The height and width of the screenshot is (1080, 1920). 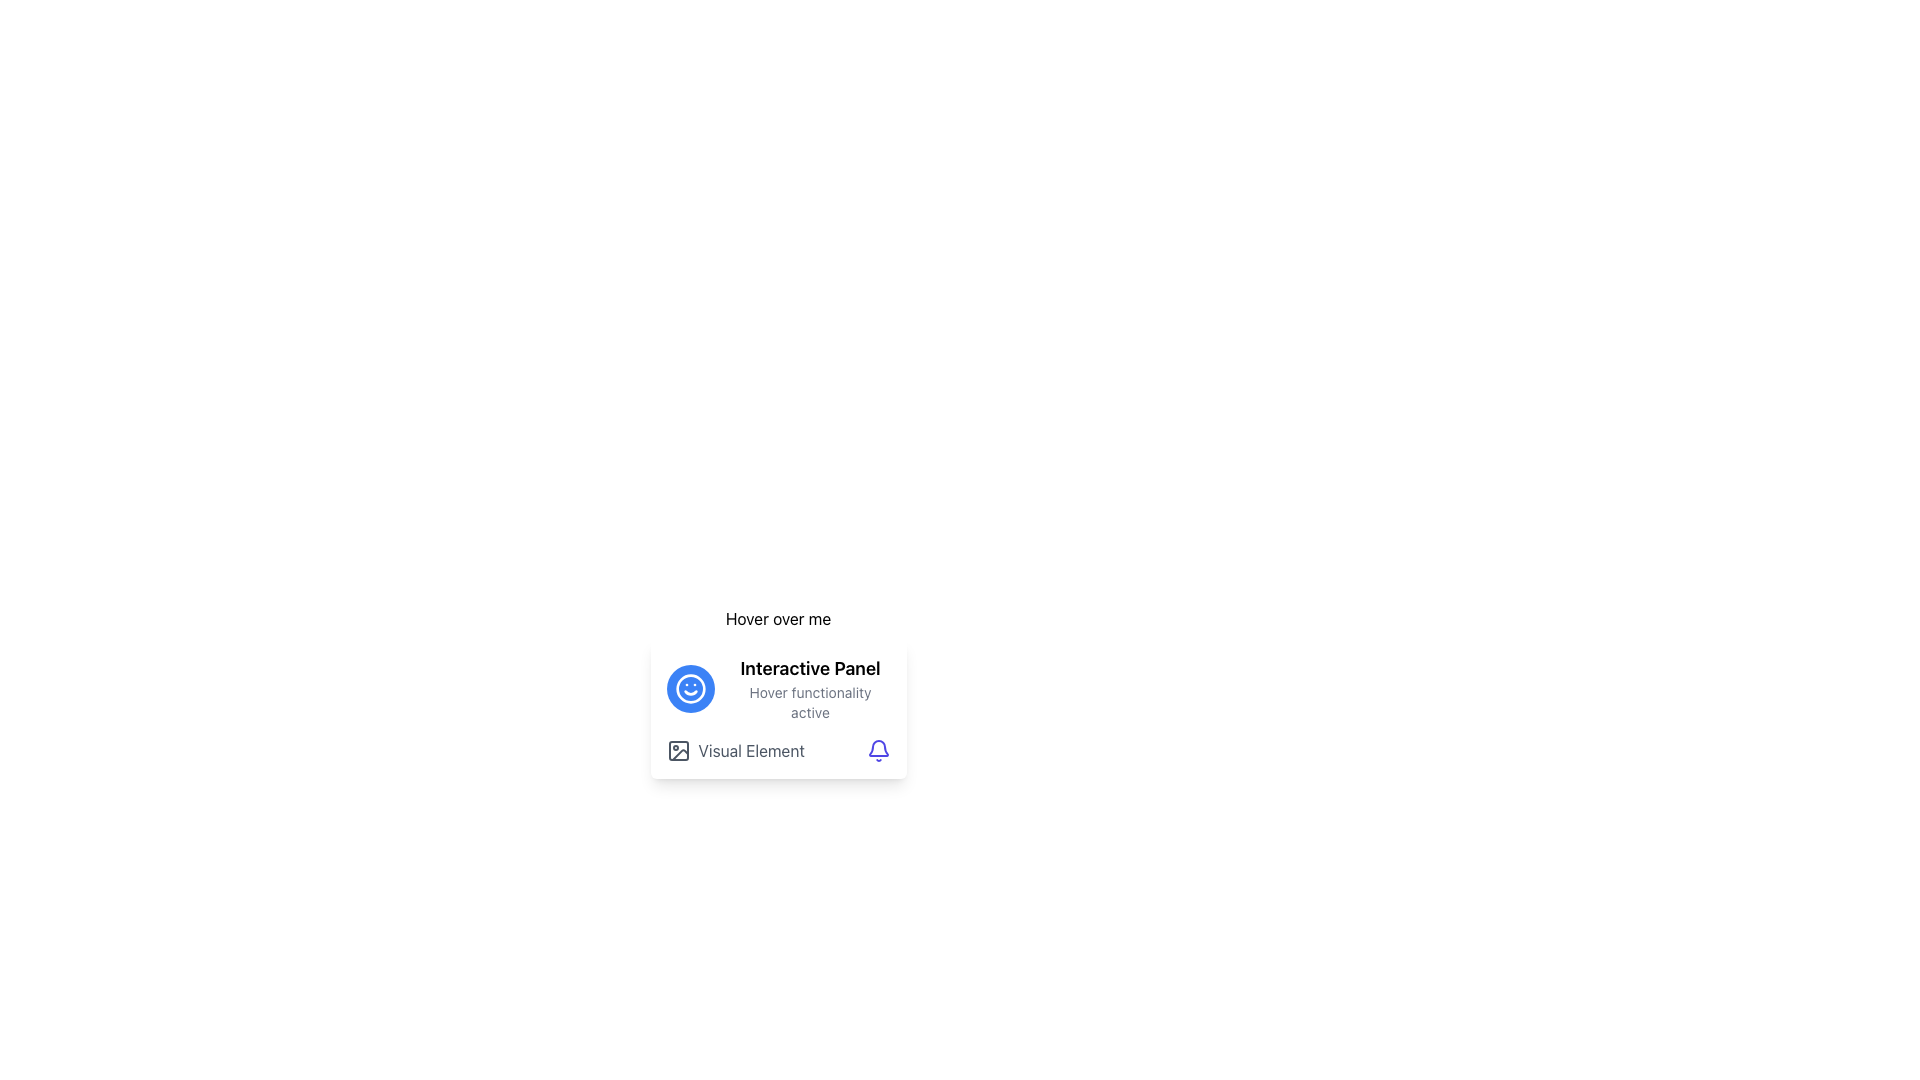 I want to click on the label with the text 'Visual Element' which is accompanied by an image icon on the left and a bell icon on the right, located in the 'Interactive Panel' beneath the subtitle 'Hover functionality active', so click(x=777, y=751).